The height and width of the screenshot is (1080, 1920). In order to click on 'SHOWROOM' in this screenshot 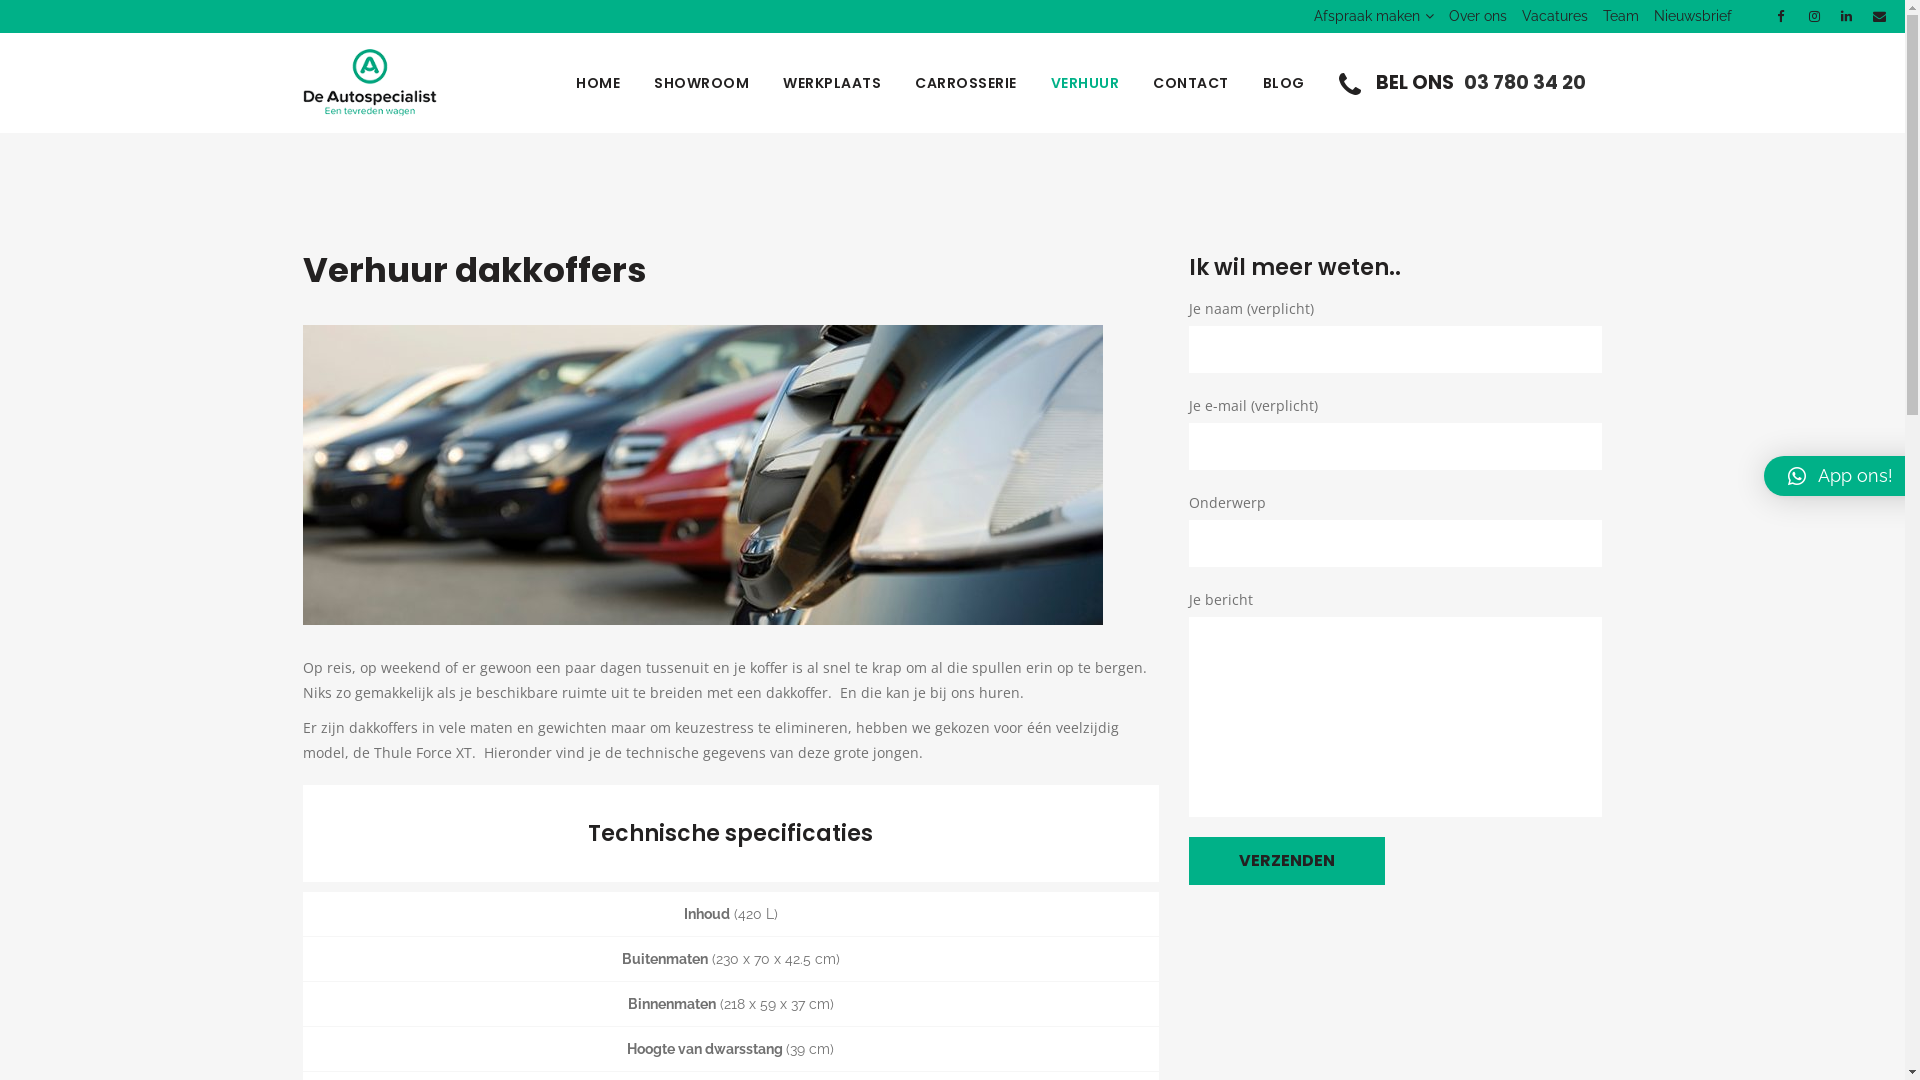, I will do `click(701, 82)`.